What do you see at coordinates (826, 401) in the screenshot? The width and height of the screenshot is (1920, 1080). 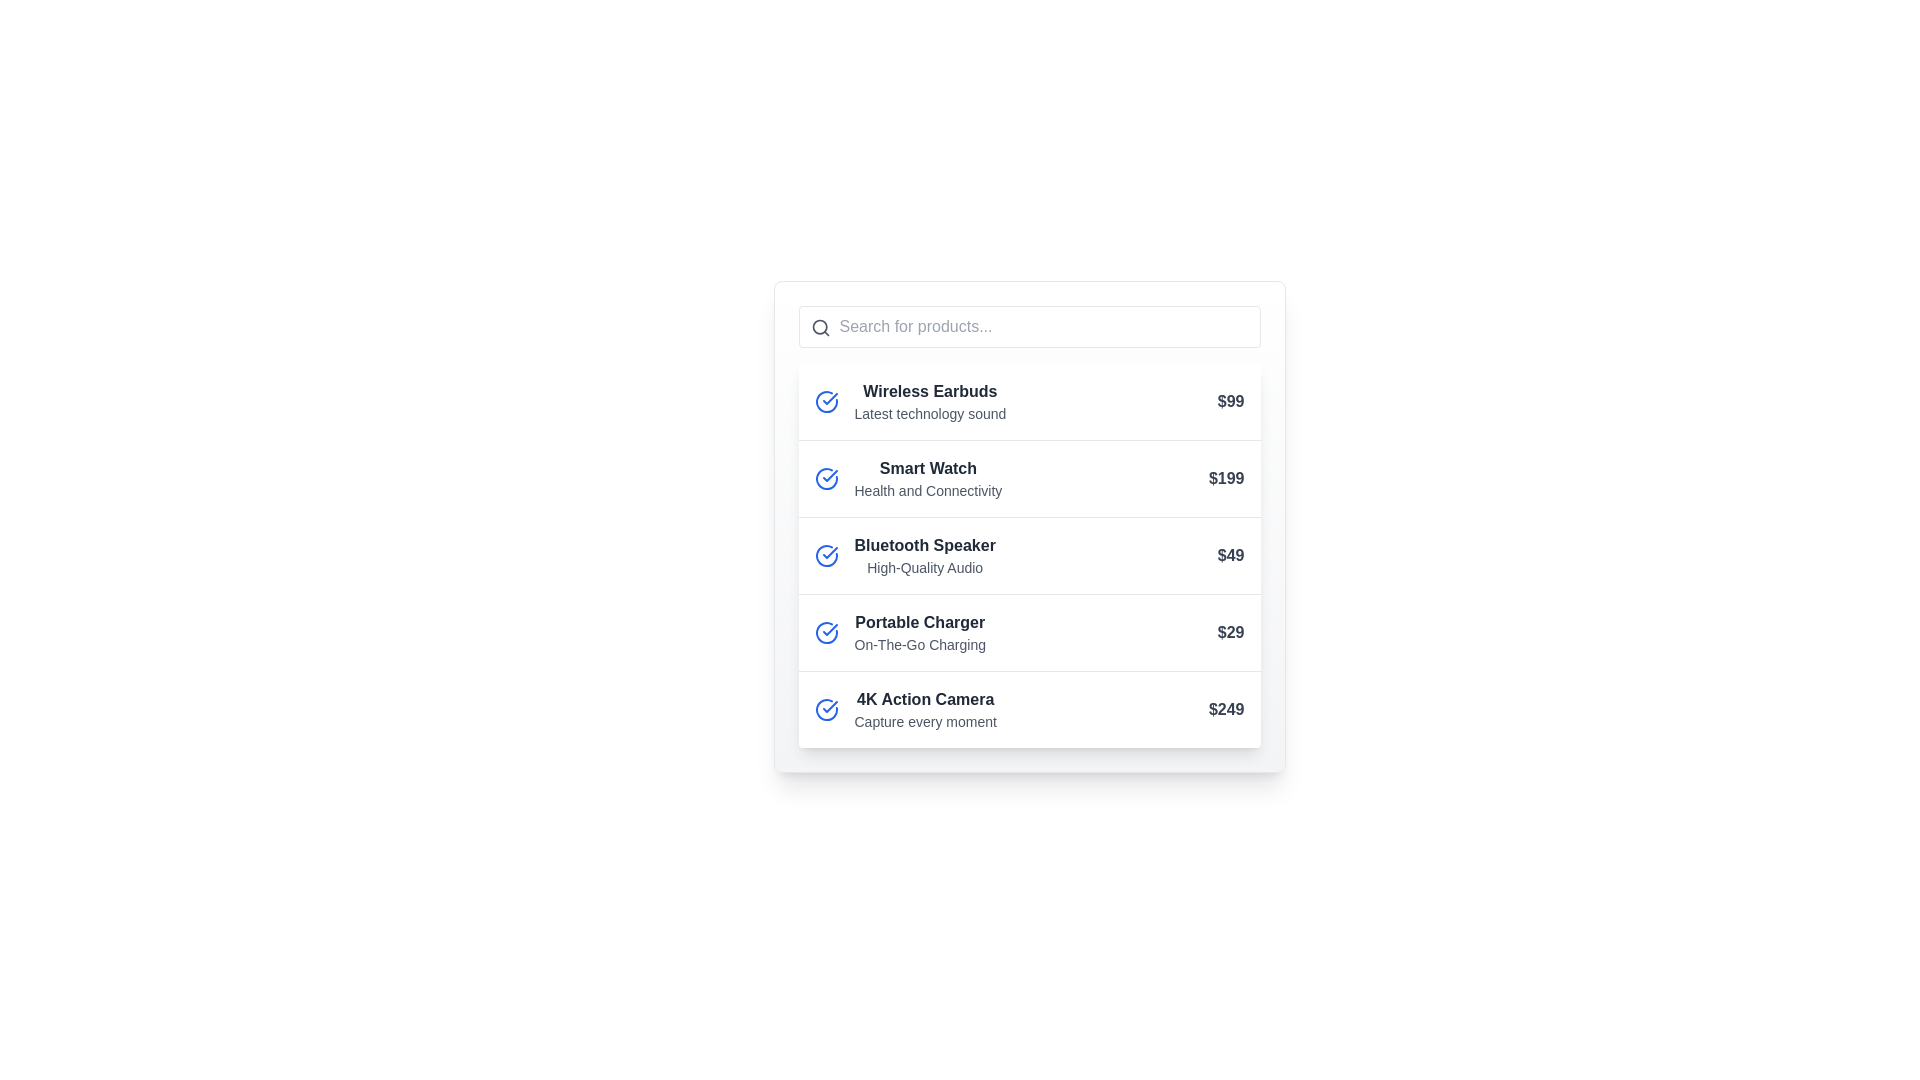 I see `the circular icon with a blue outline and a checkmark at its center, located to the left of the text 'Smart Watch' in the second entry of a vertical product list` at bounding box center [826, 401].